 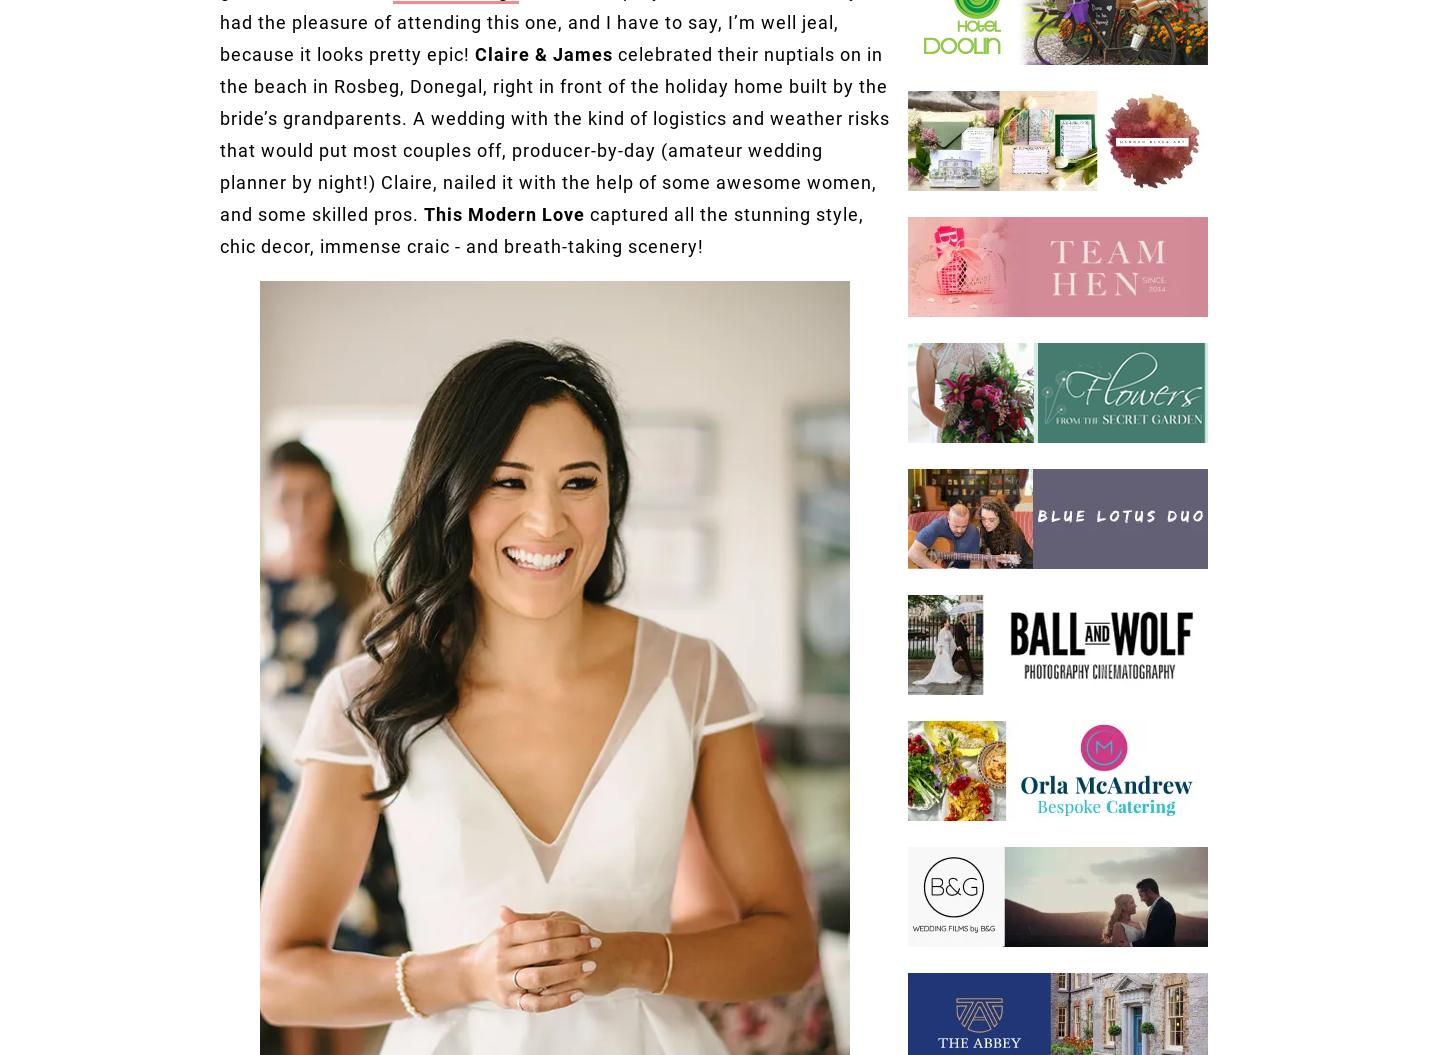 I want to click on 'Ardara', so click(x=550, y=65).